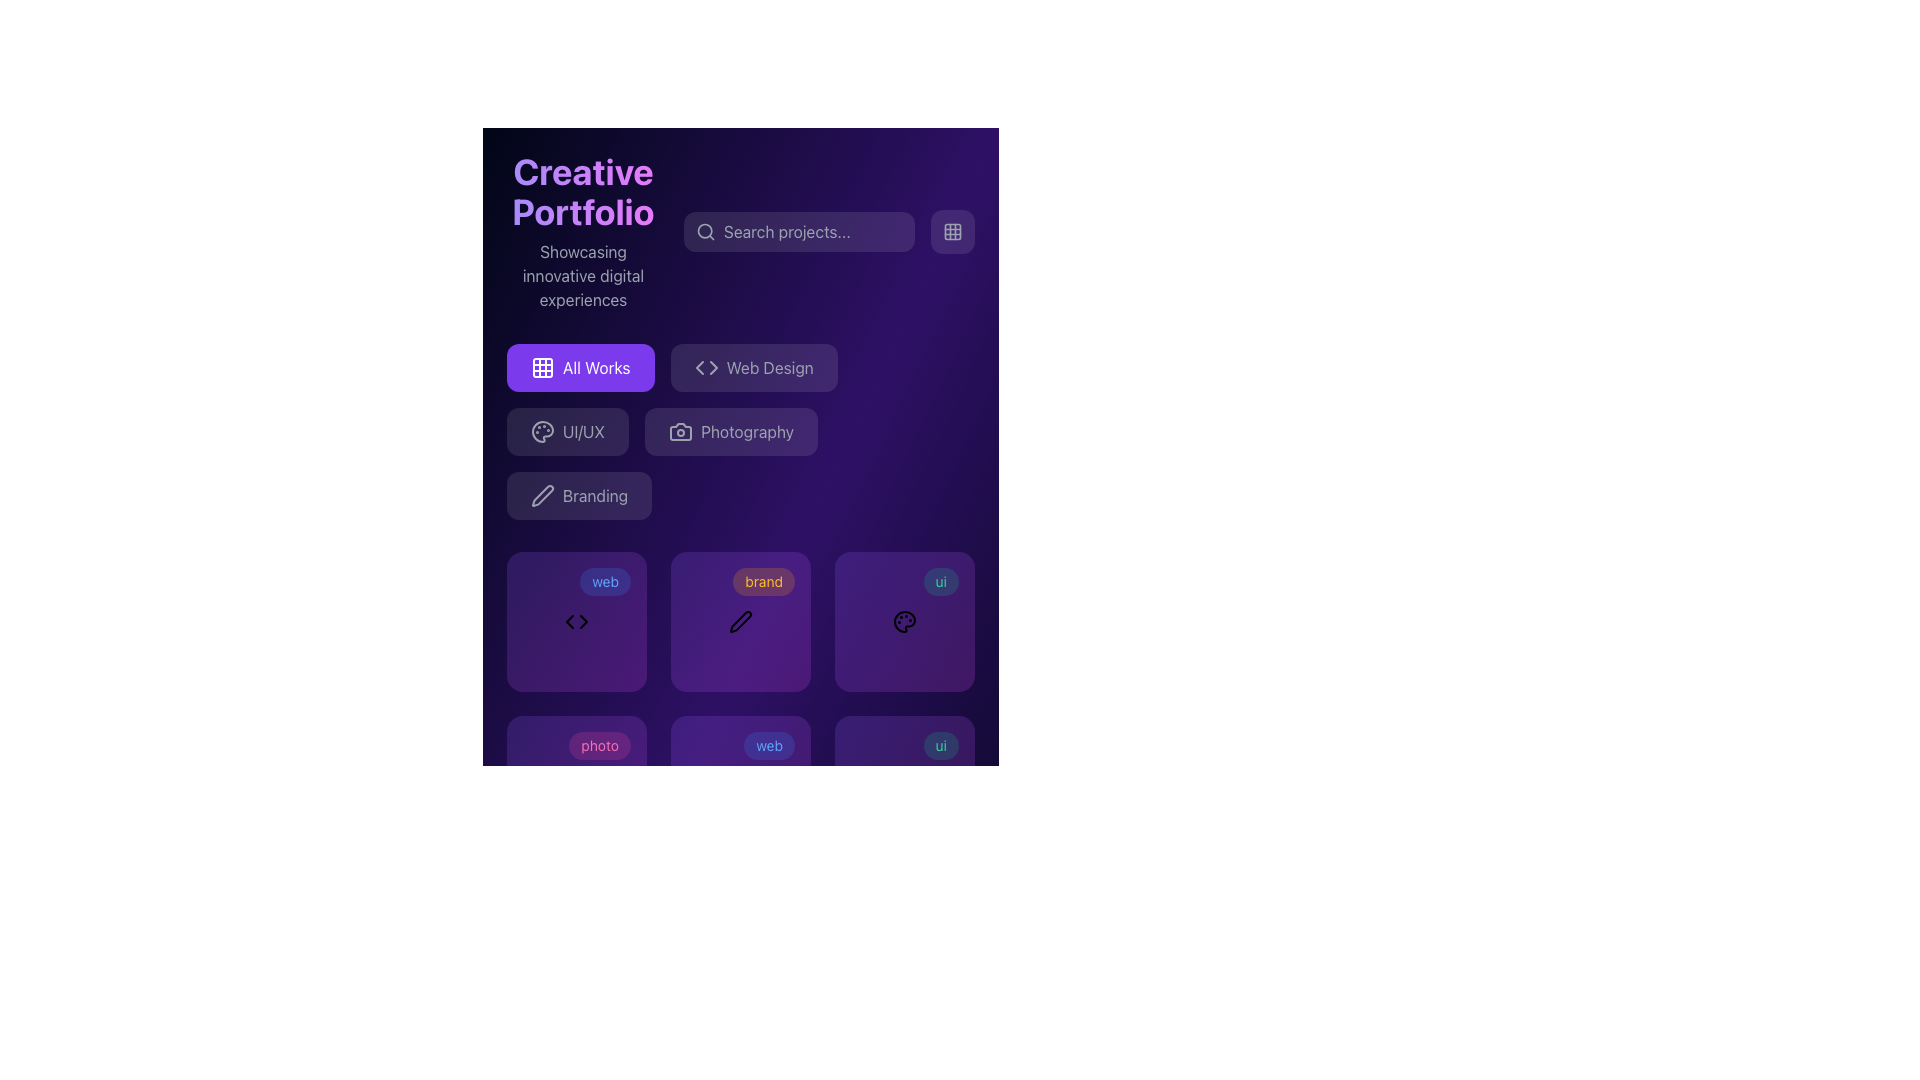 The image size is (1920, 1080). What do you see at coordinates (798, 230) in the screenshot?
I see `the search input field located in the top-right section of the interface` at bounding box center [798, 230].